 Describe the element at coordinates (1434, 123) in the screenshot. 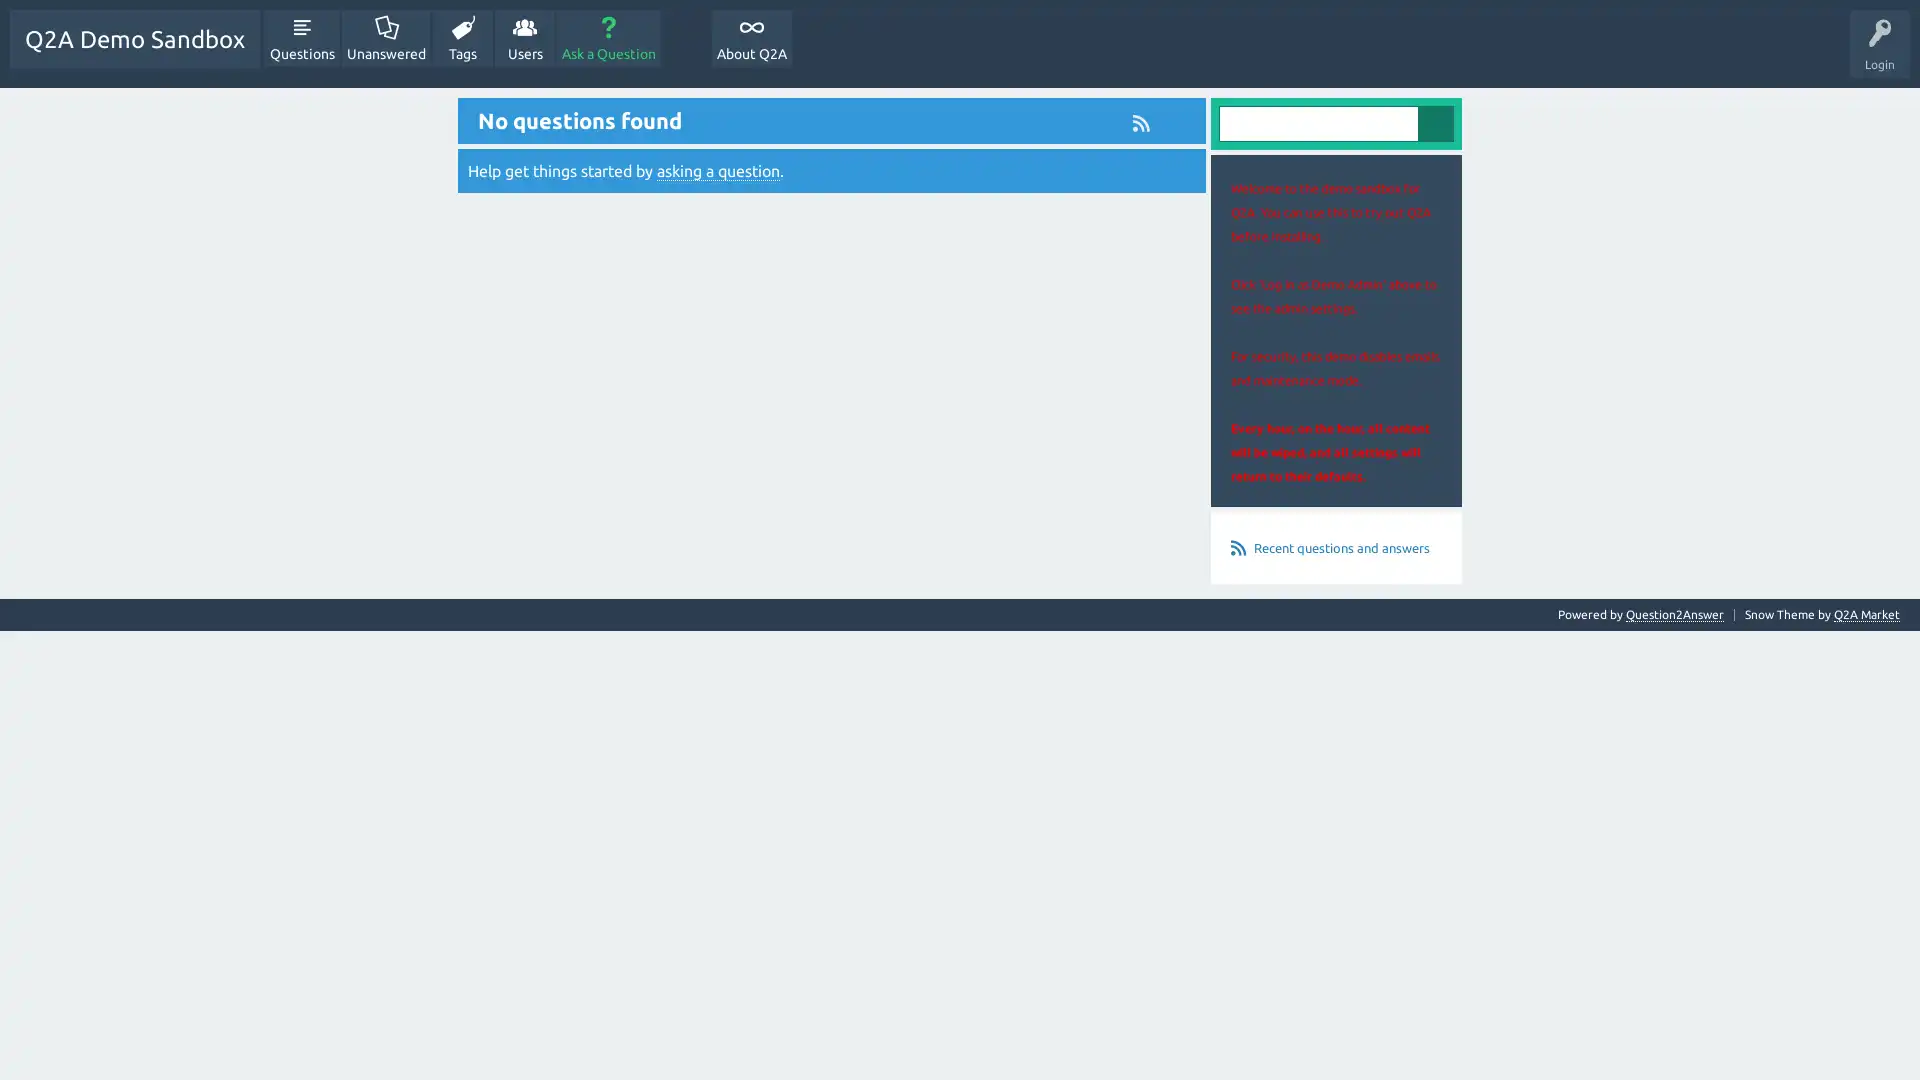

I see `Search` at that location.